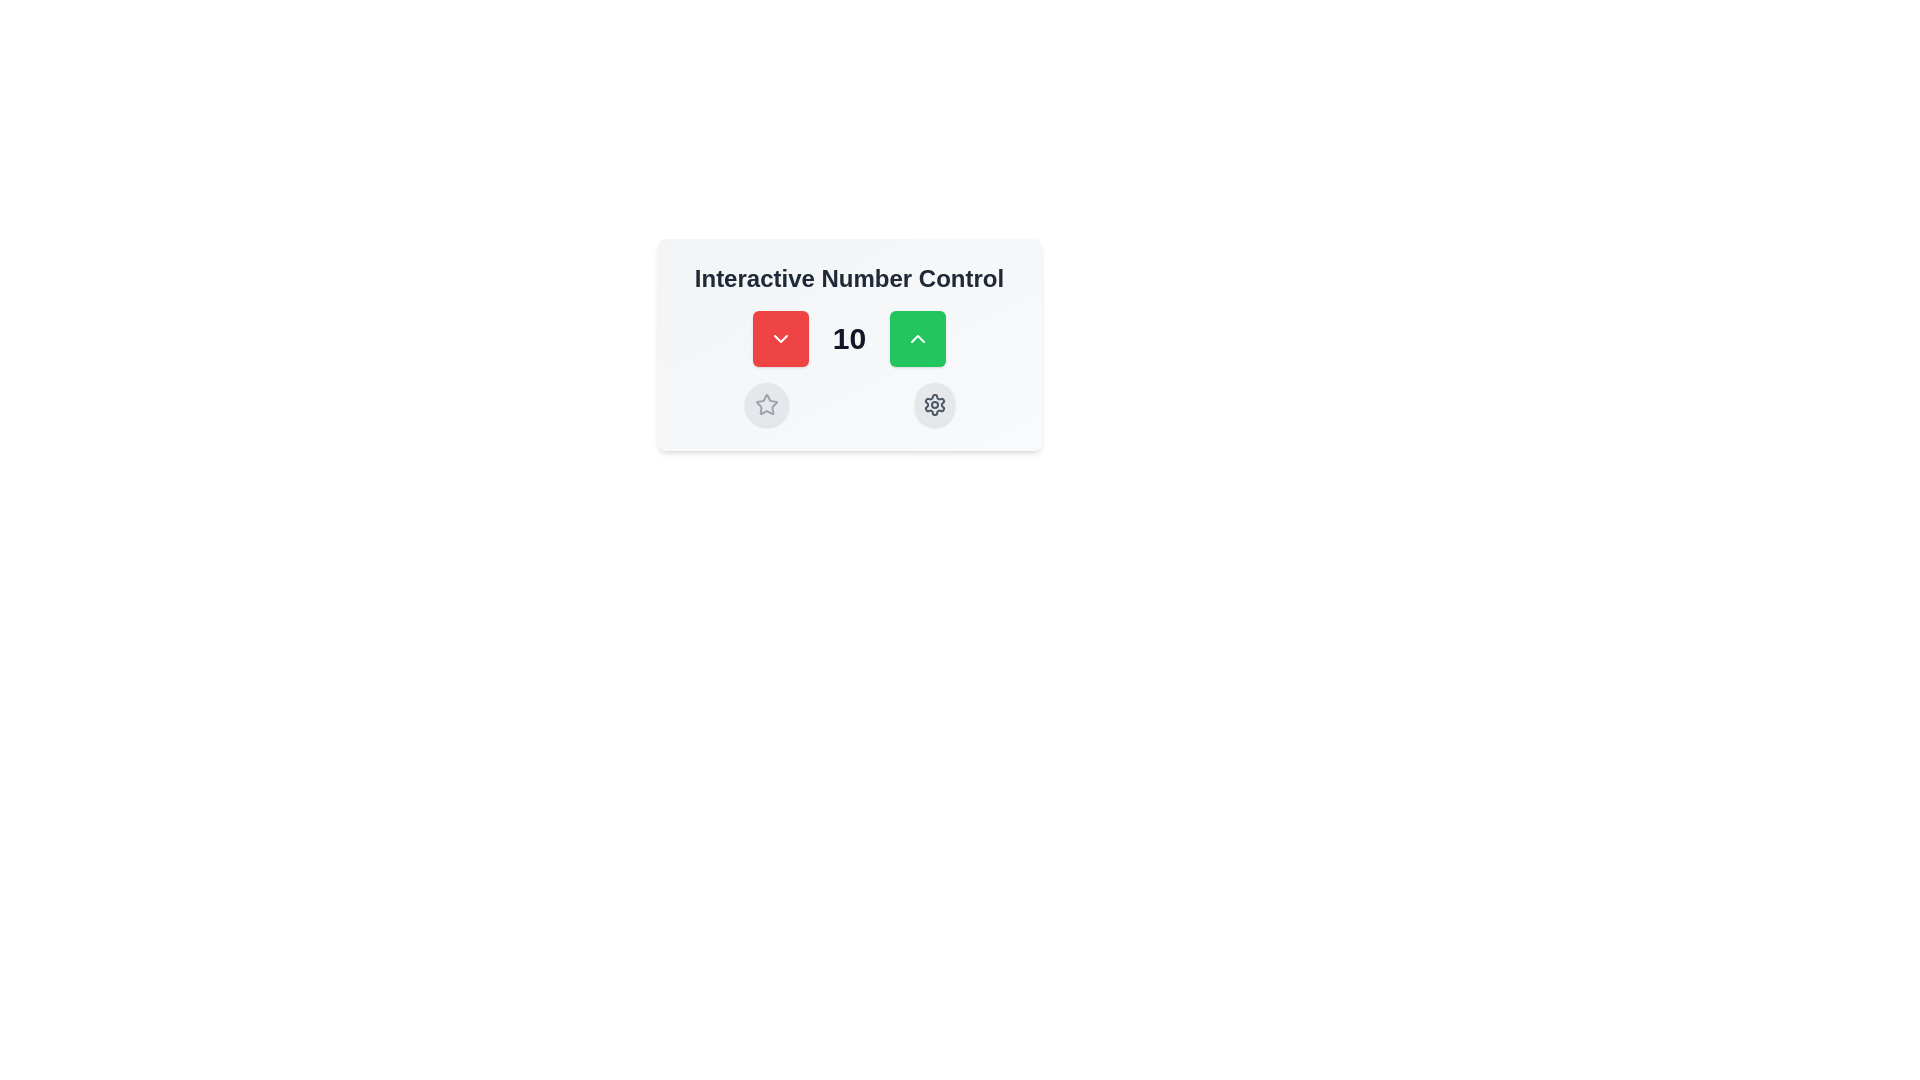 The height and width of the screenshot is (1080, 1920). Describe the element at coordinates (917, 338) in the screenshot. I see `the increment control button located to the right of the number '10' for keyboard interaction` at that location.